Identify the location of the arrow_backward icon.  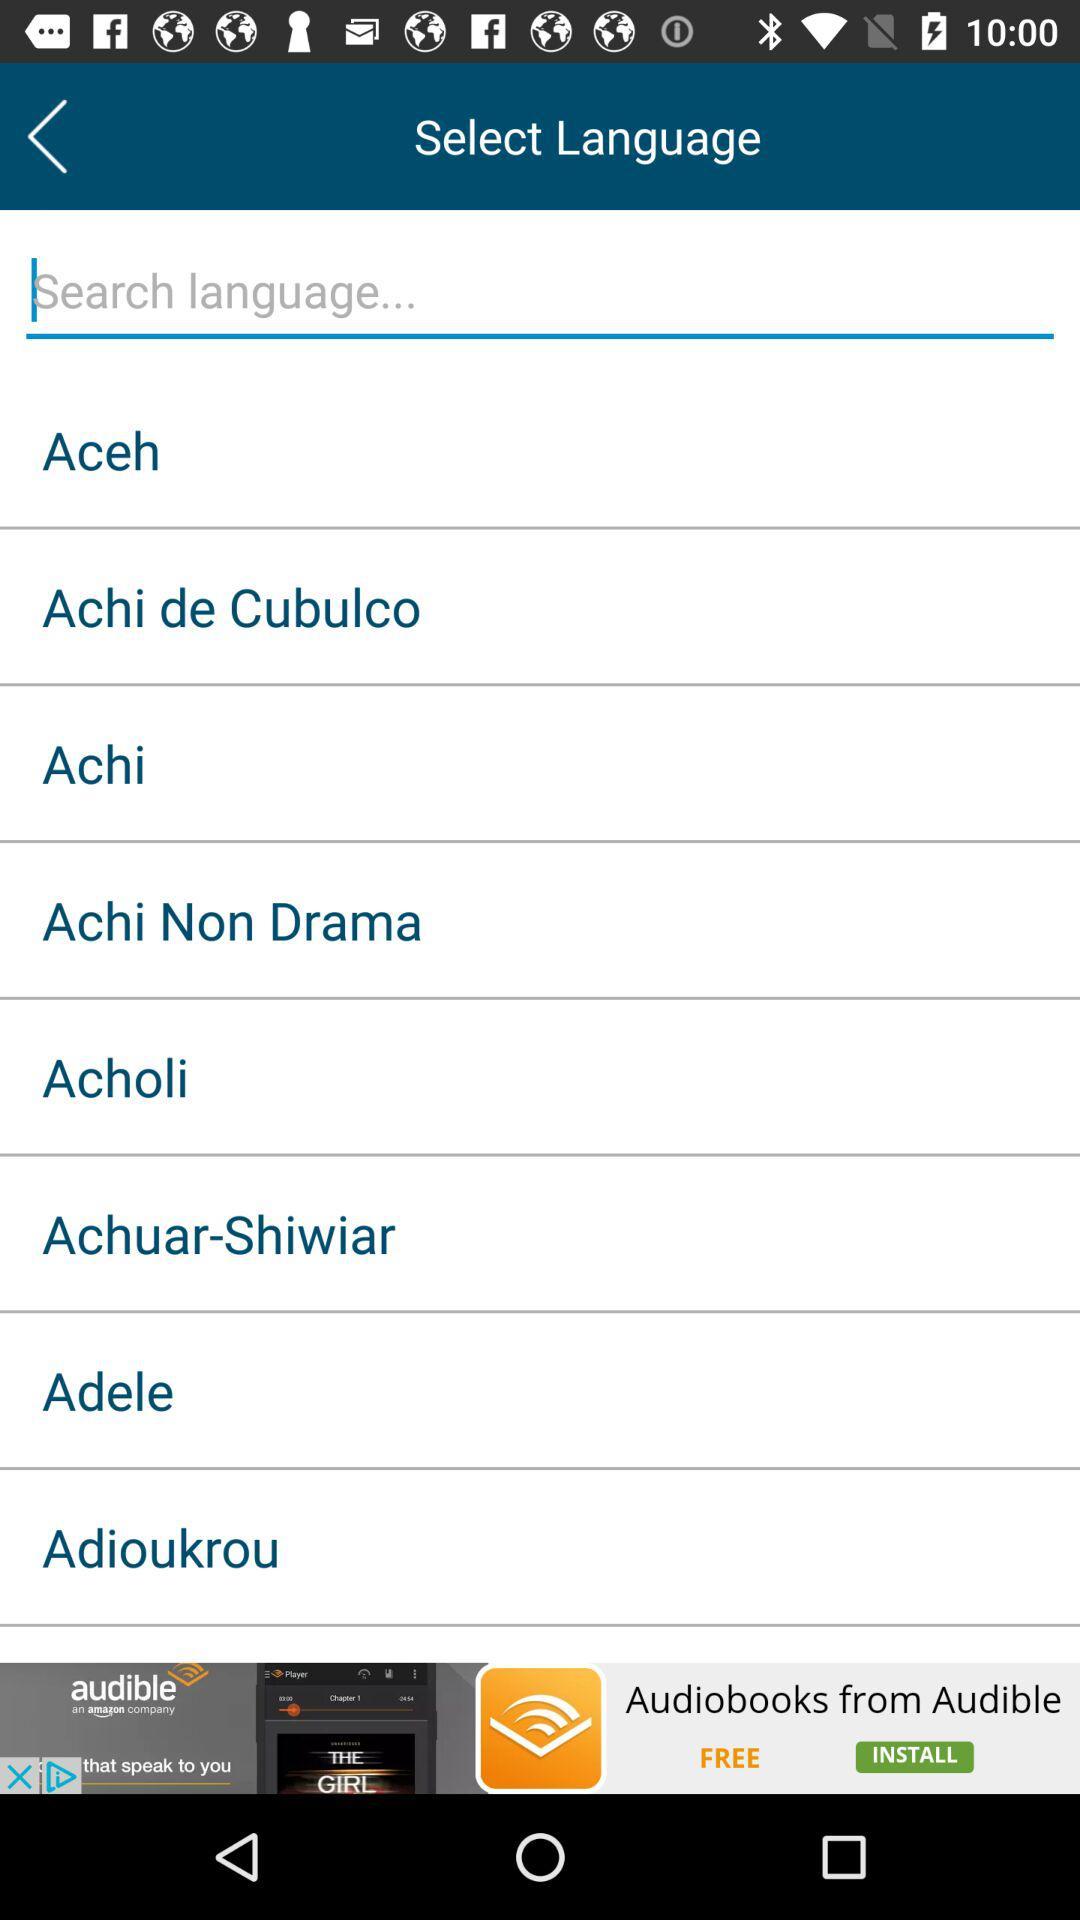
(46, 135).